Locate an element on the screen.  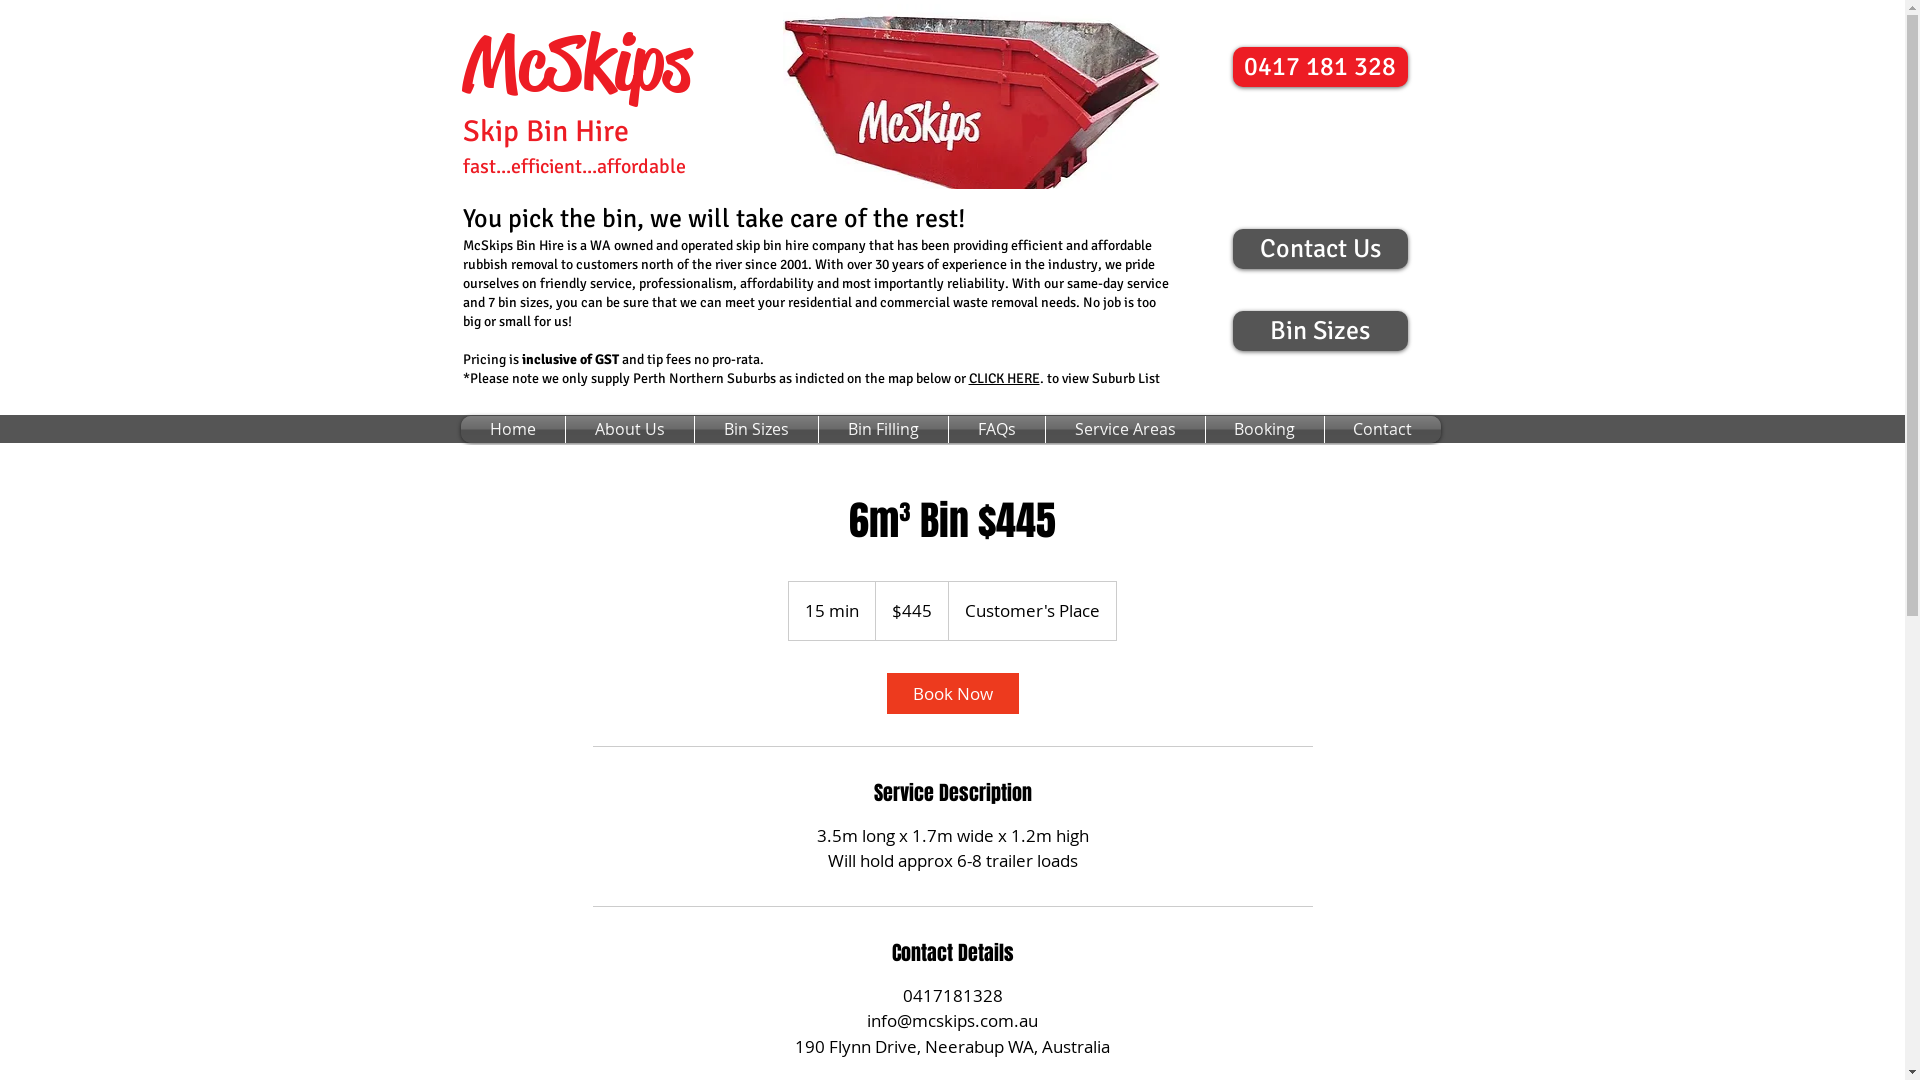
'Contact' is located at coordinates (1381, 428).